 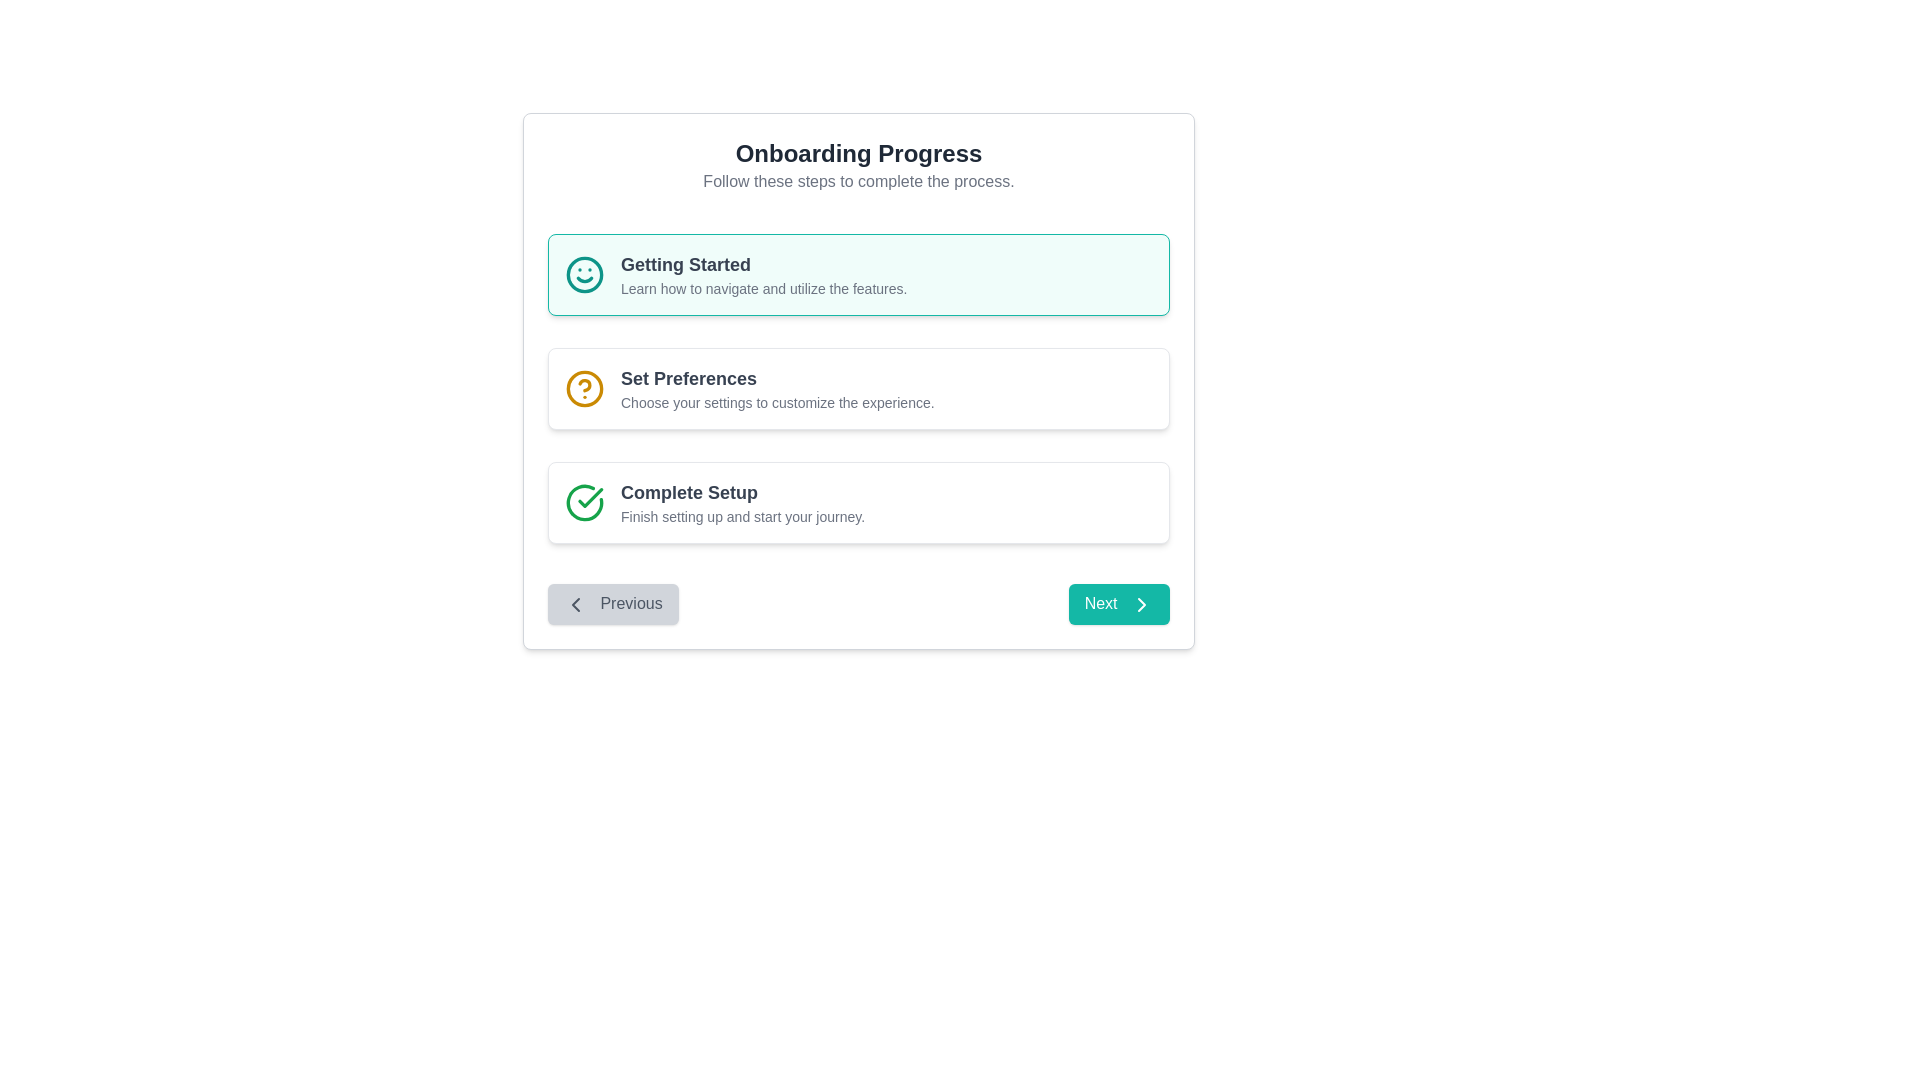 What do you see at coordinates (776, 389) in the screenshot?
I see `the text label located in the second section of the onboarding process, between 'Getting Started' and 'Complete Setup'` at bounding box center [776, 389].